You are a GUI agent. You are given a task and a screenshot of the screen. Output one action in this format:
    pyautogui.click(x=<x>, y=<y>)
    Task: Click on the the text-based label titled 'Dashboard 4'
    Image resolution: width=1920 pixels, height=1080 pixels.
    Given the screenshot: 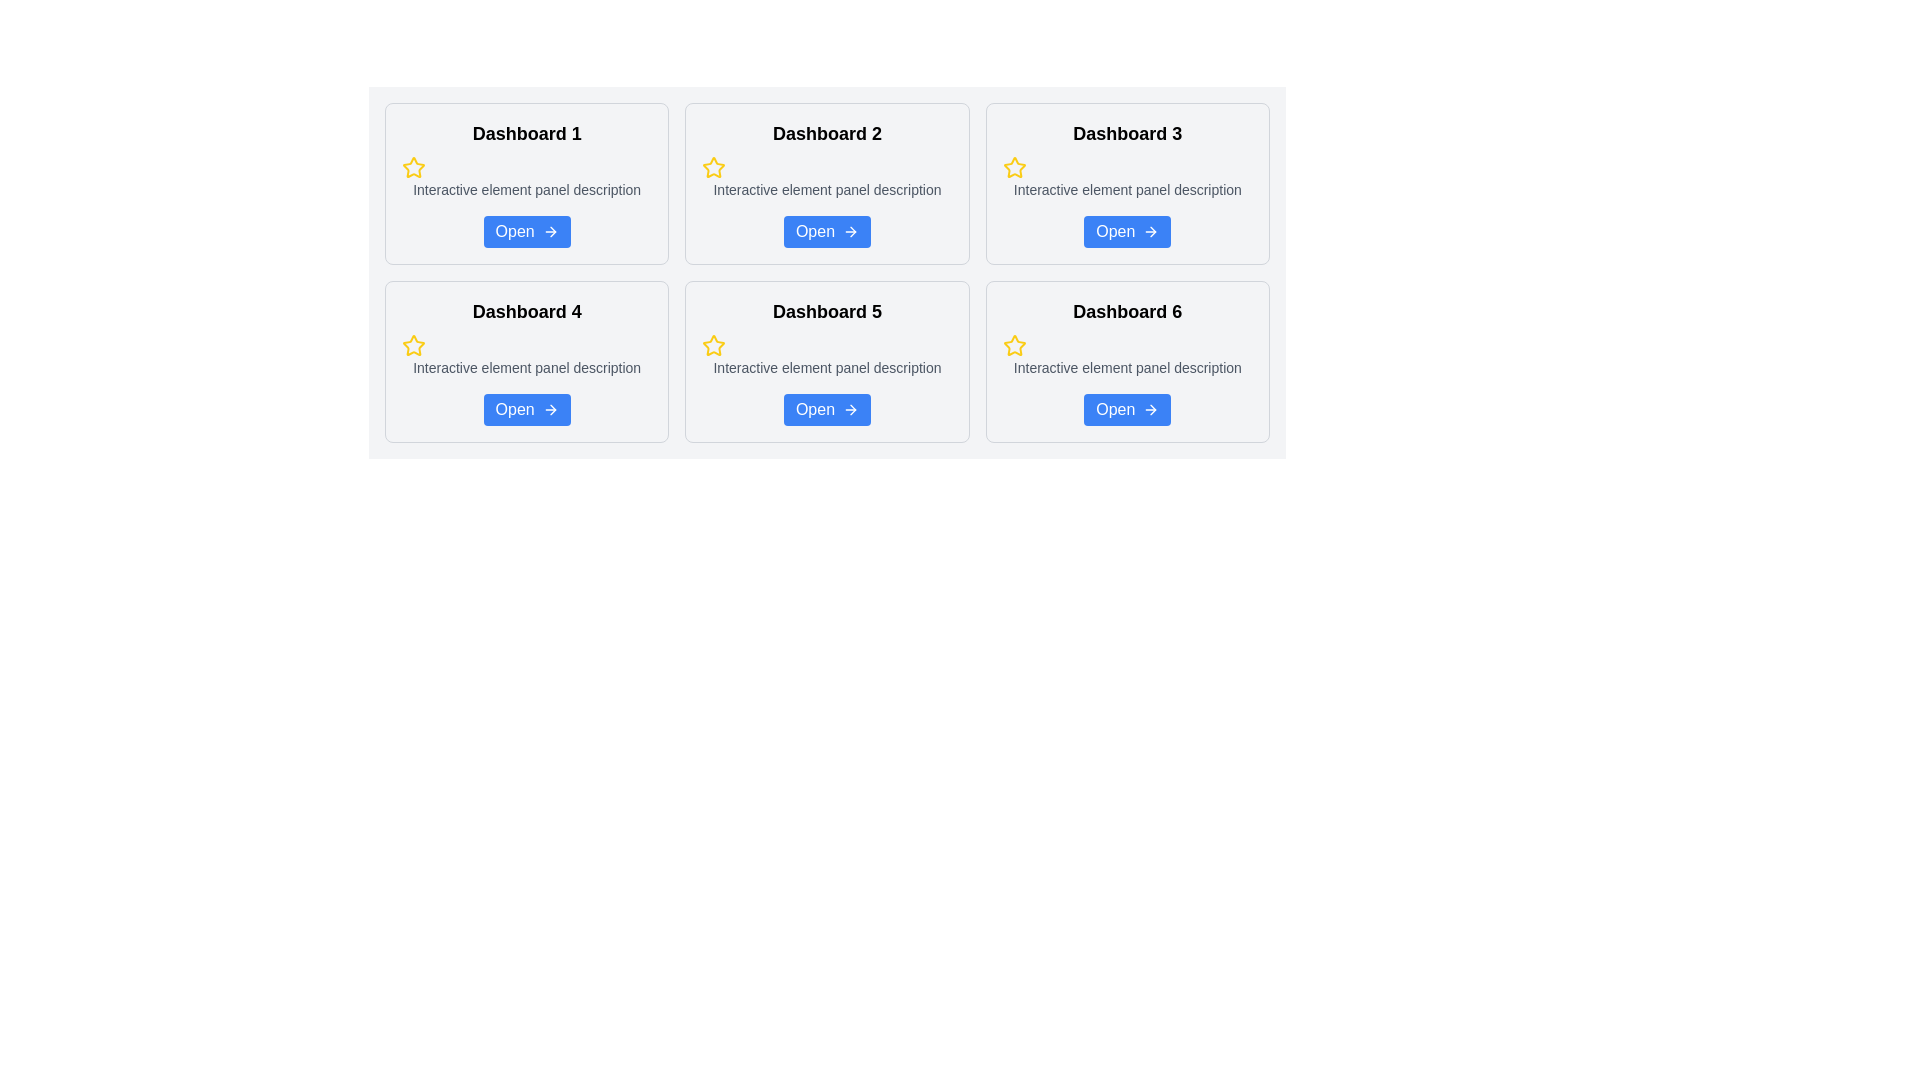 What is the action you would take?
    pyautogui.click(x=527, y=312)
    